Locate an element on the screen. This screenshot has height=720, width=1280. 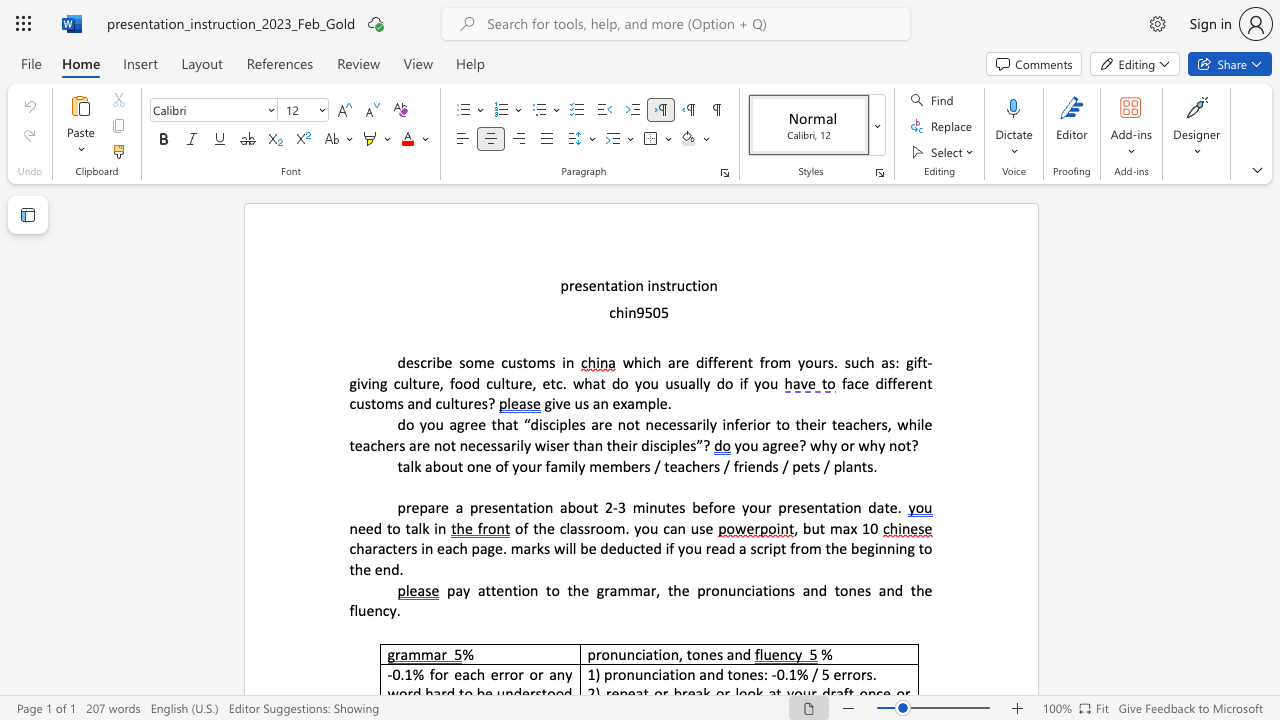
the subset text "talk i" within the text "need to talk in" is located at coordinates (404, 527).